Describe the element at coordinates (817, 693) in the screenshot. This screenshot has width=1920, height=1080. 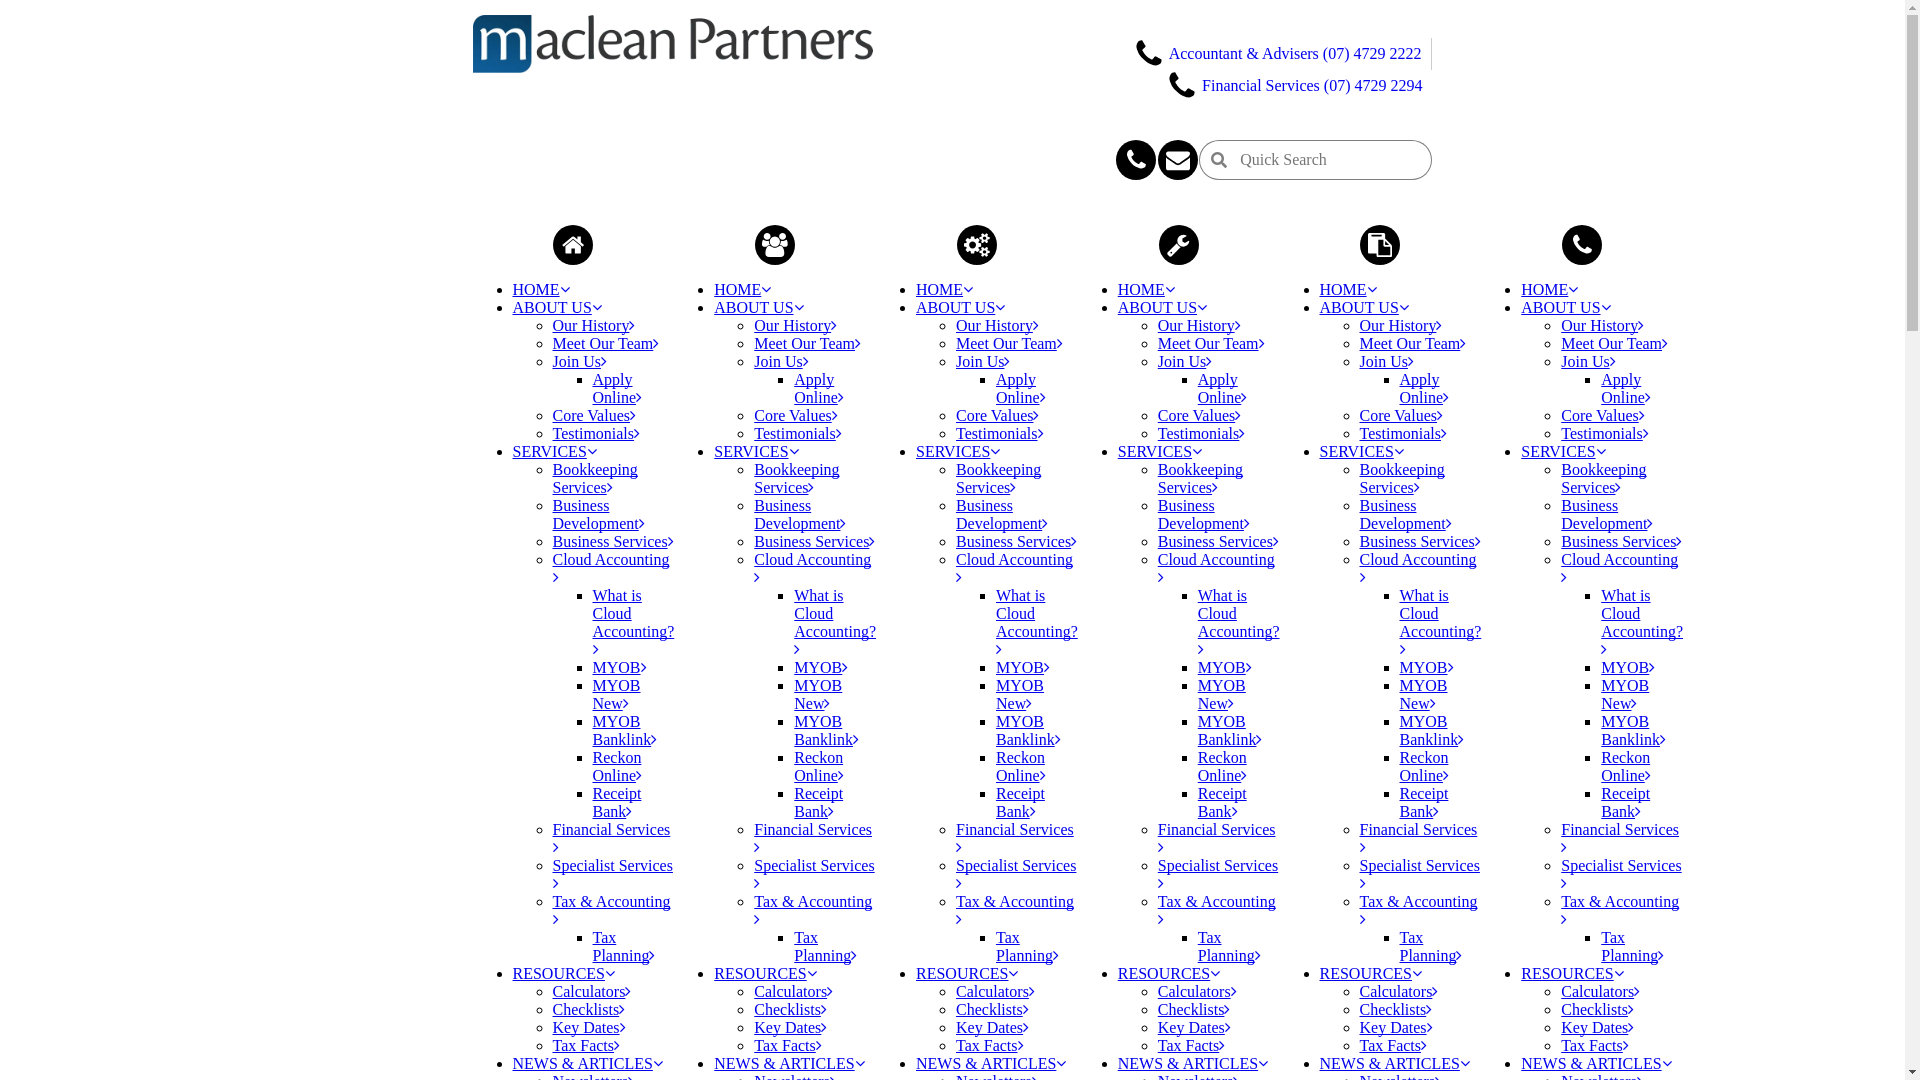
I see `'MYOB New'` at that location.